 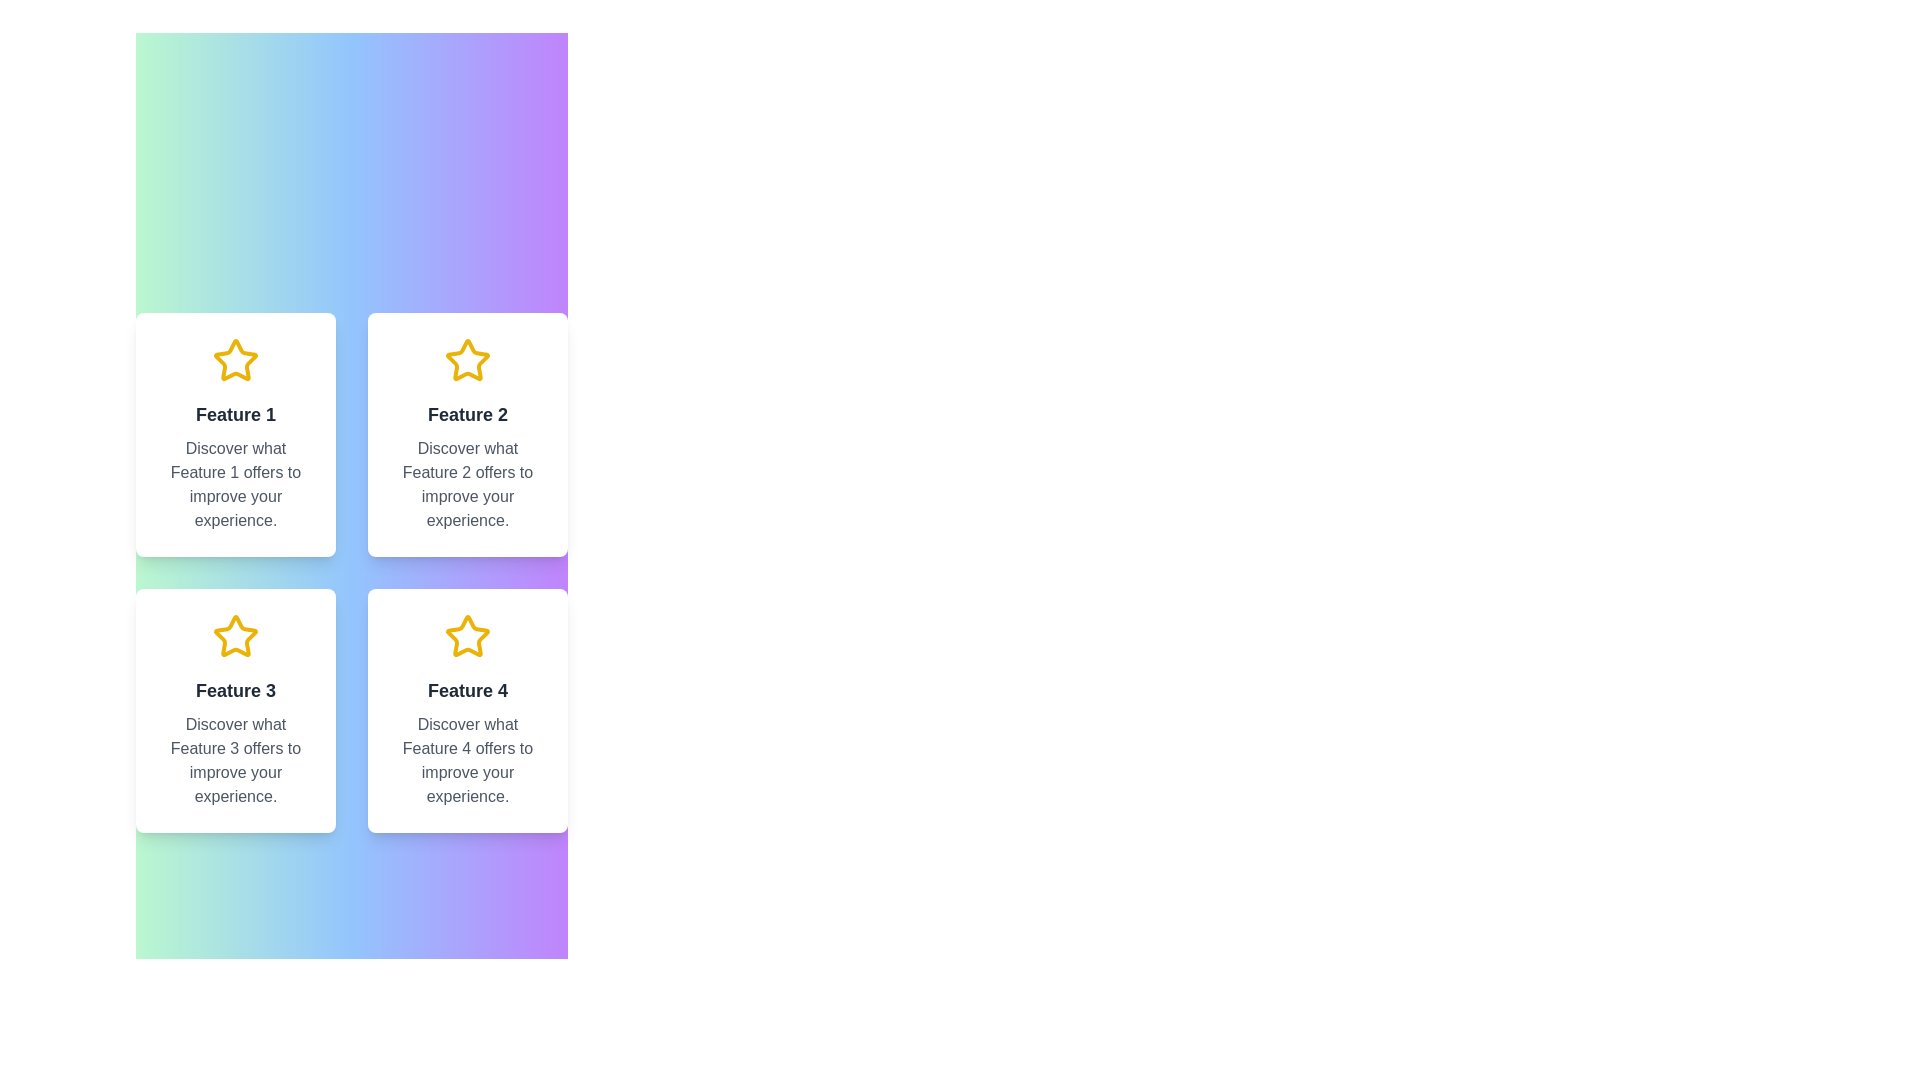 I want to click on the star-shaped icon with a yellow outline located at the top of the card labeled 'Feature 3', so click(x=235, y=636).